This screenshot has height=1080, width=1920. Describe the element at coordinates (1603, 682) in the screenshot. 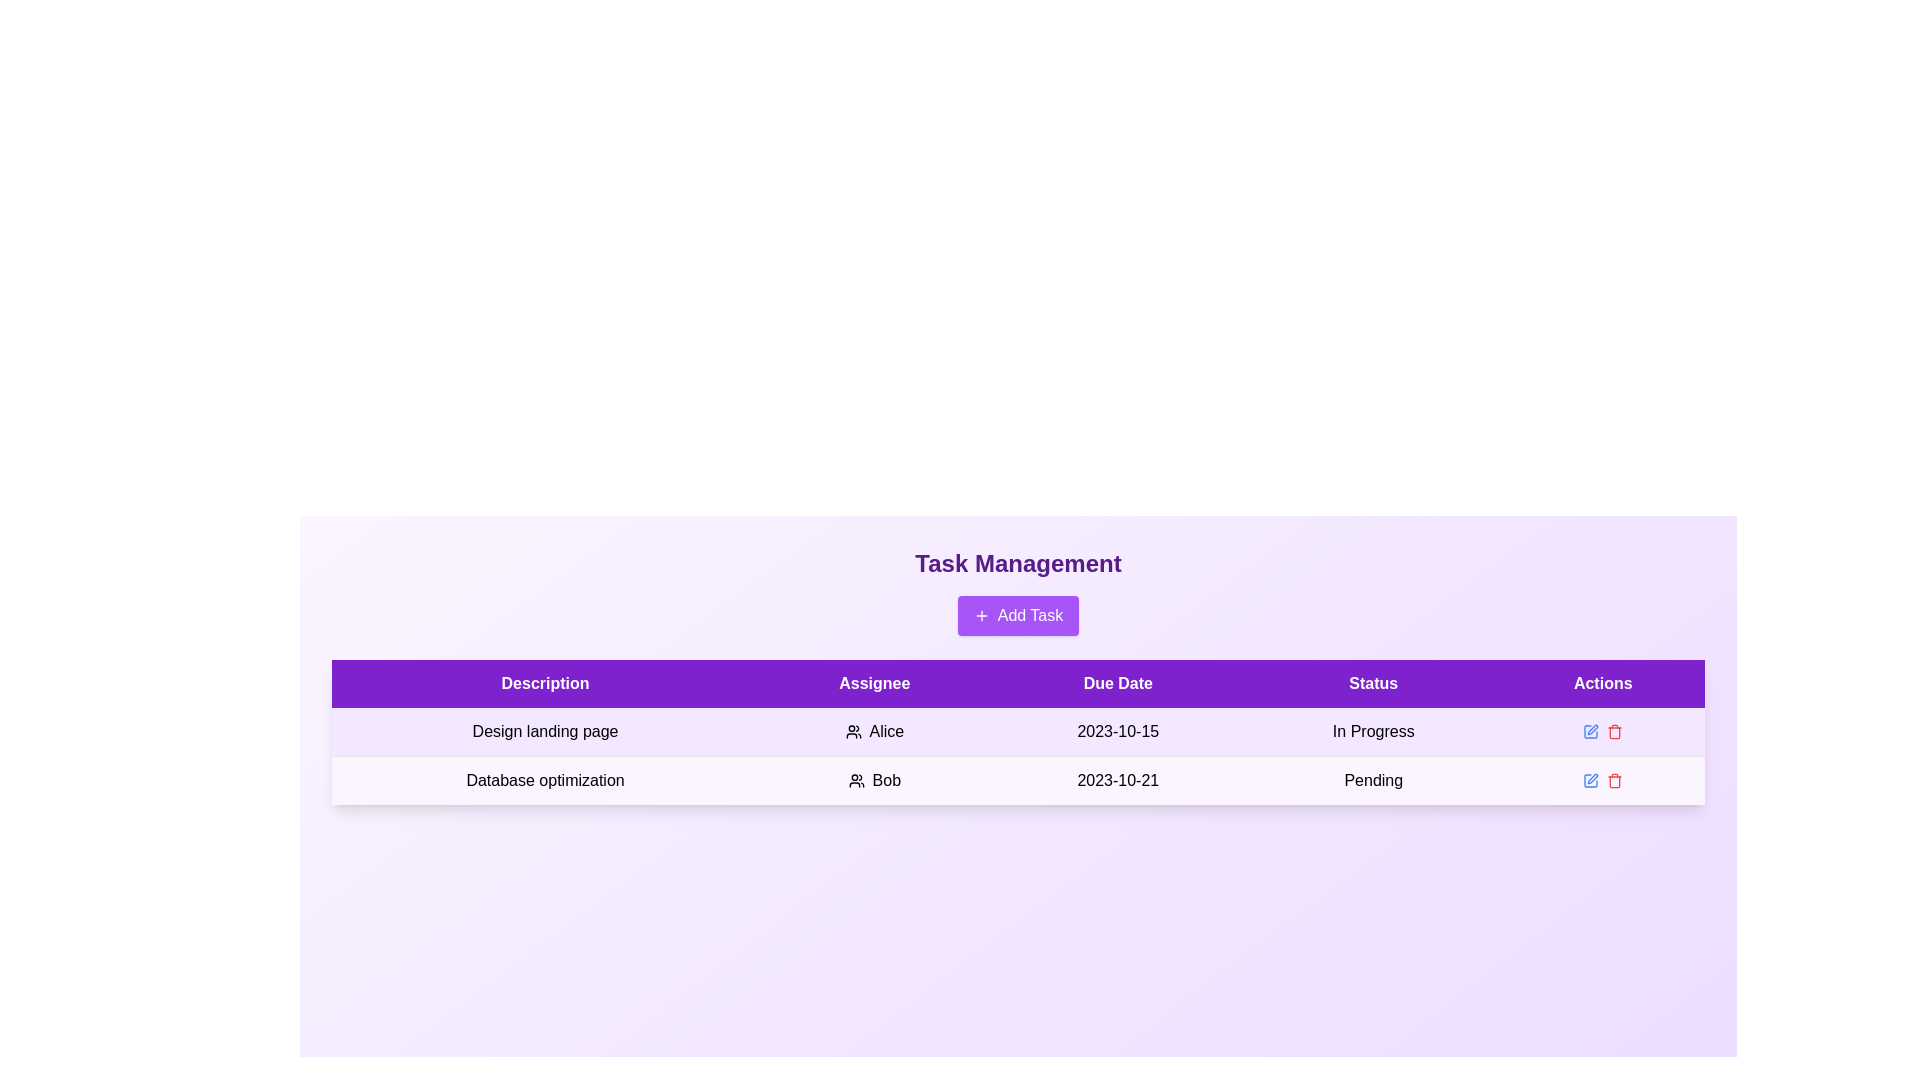

I see `the 'Actions' header label, which is a bold, white font on a purple background, located in the fifth column of the table` at that location.